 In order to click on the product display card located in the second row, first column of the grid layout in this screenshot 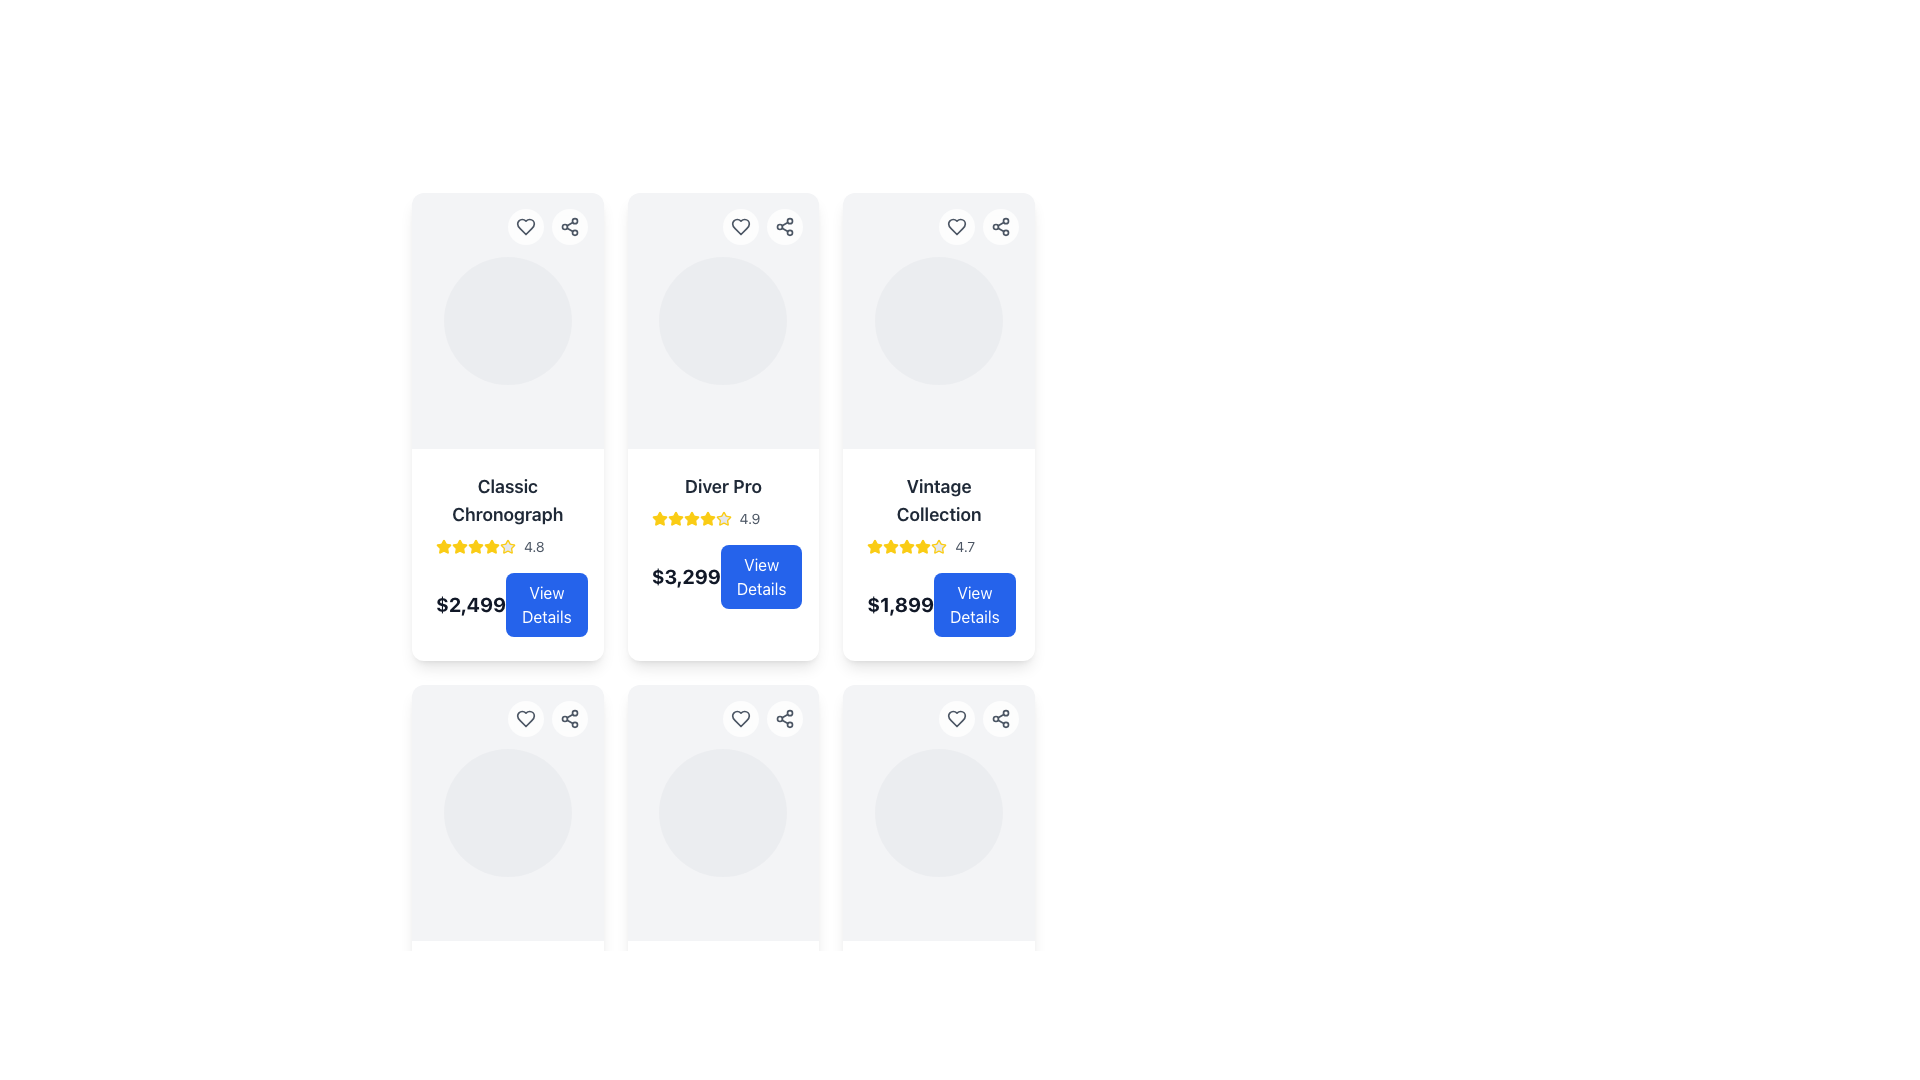, I will do `click(507, 813)`.